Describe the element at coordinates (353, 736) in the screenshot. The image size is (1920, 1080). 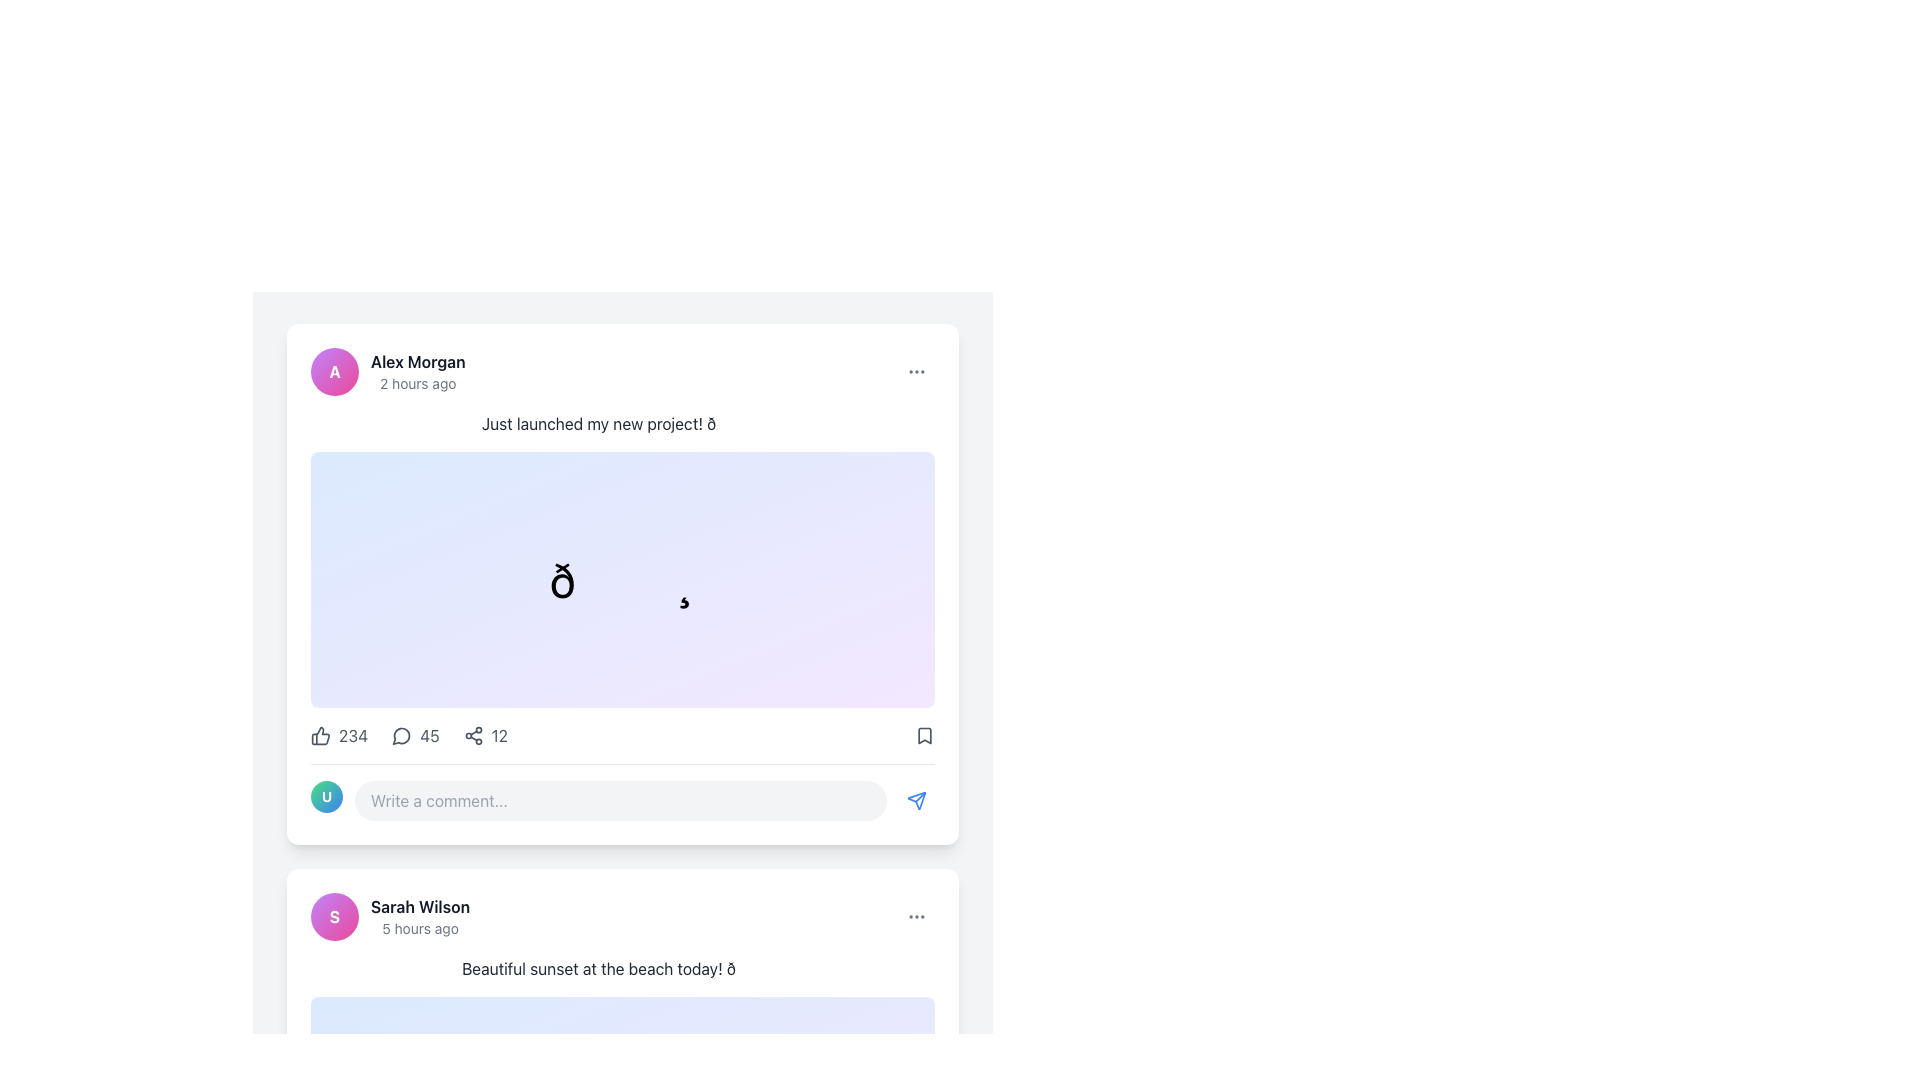
I see `the text element displaying the number '234', which is styled in gray and positioned next to a thumbs-up icon in the bottom-left section of the post card` at that location.